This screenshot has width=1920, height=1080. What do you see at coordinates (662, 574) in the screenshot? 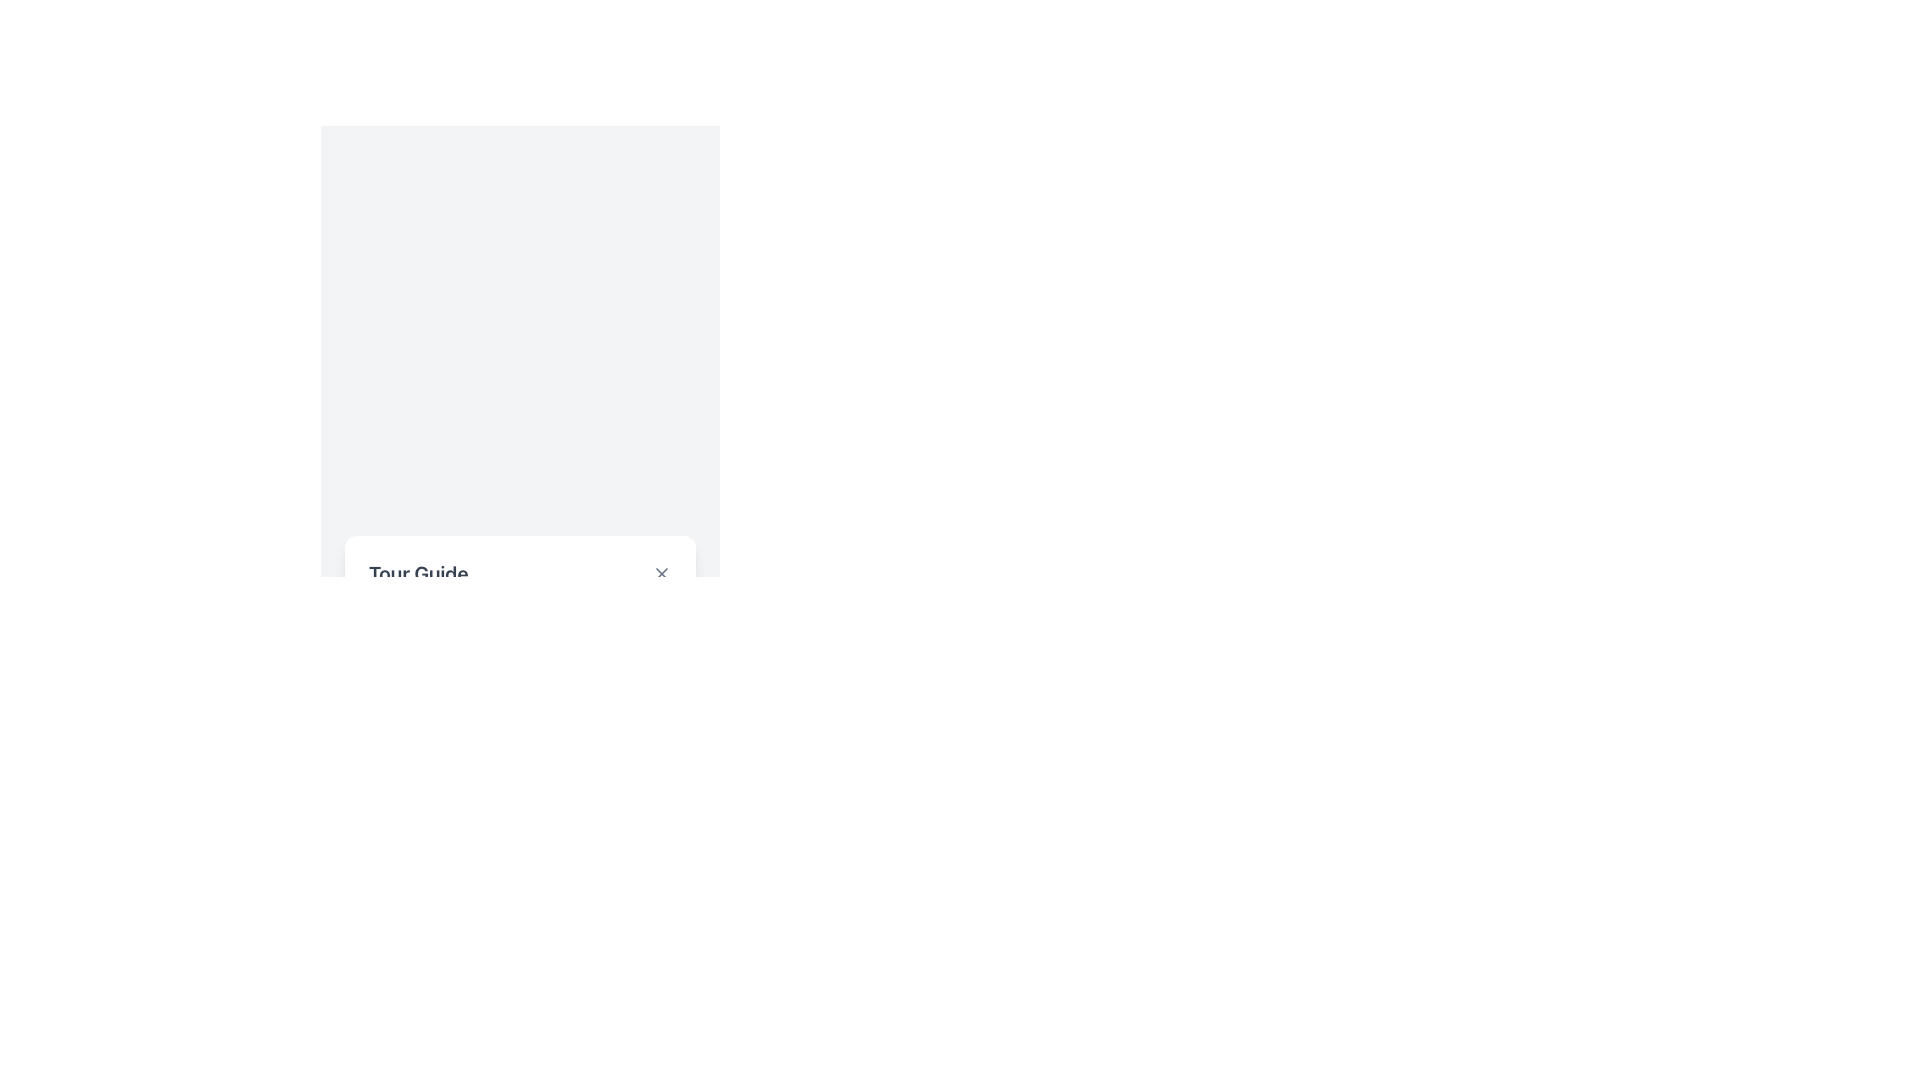
I see `the close button located at the top-right corner of the 'Tour Guide' section` at bounding box center [662, 574].